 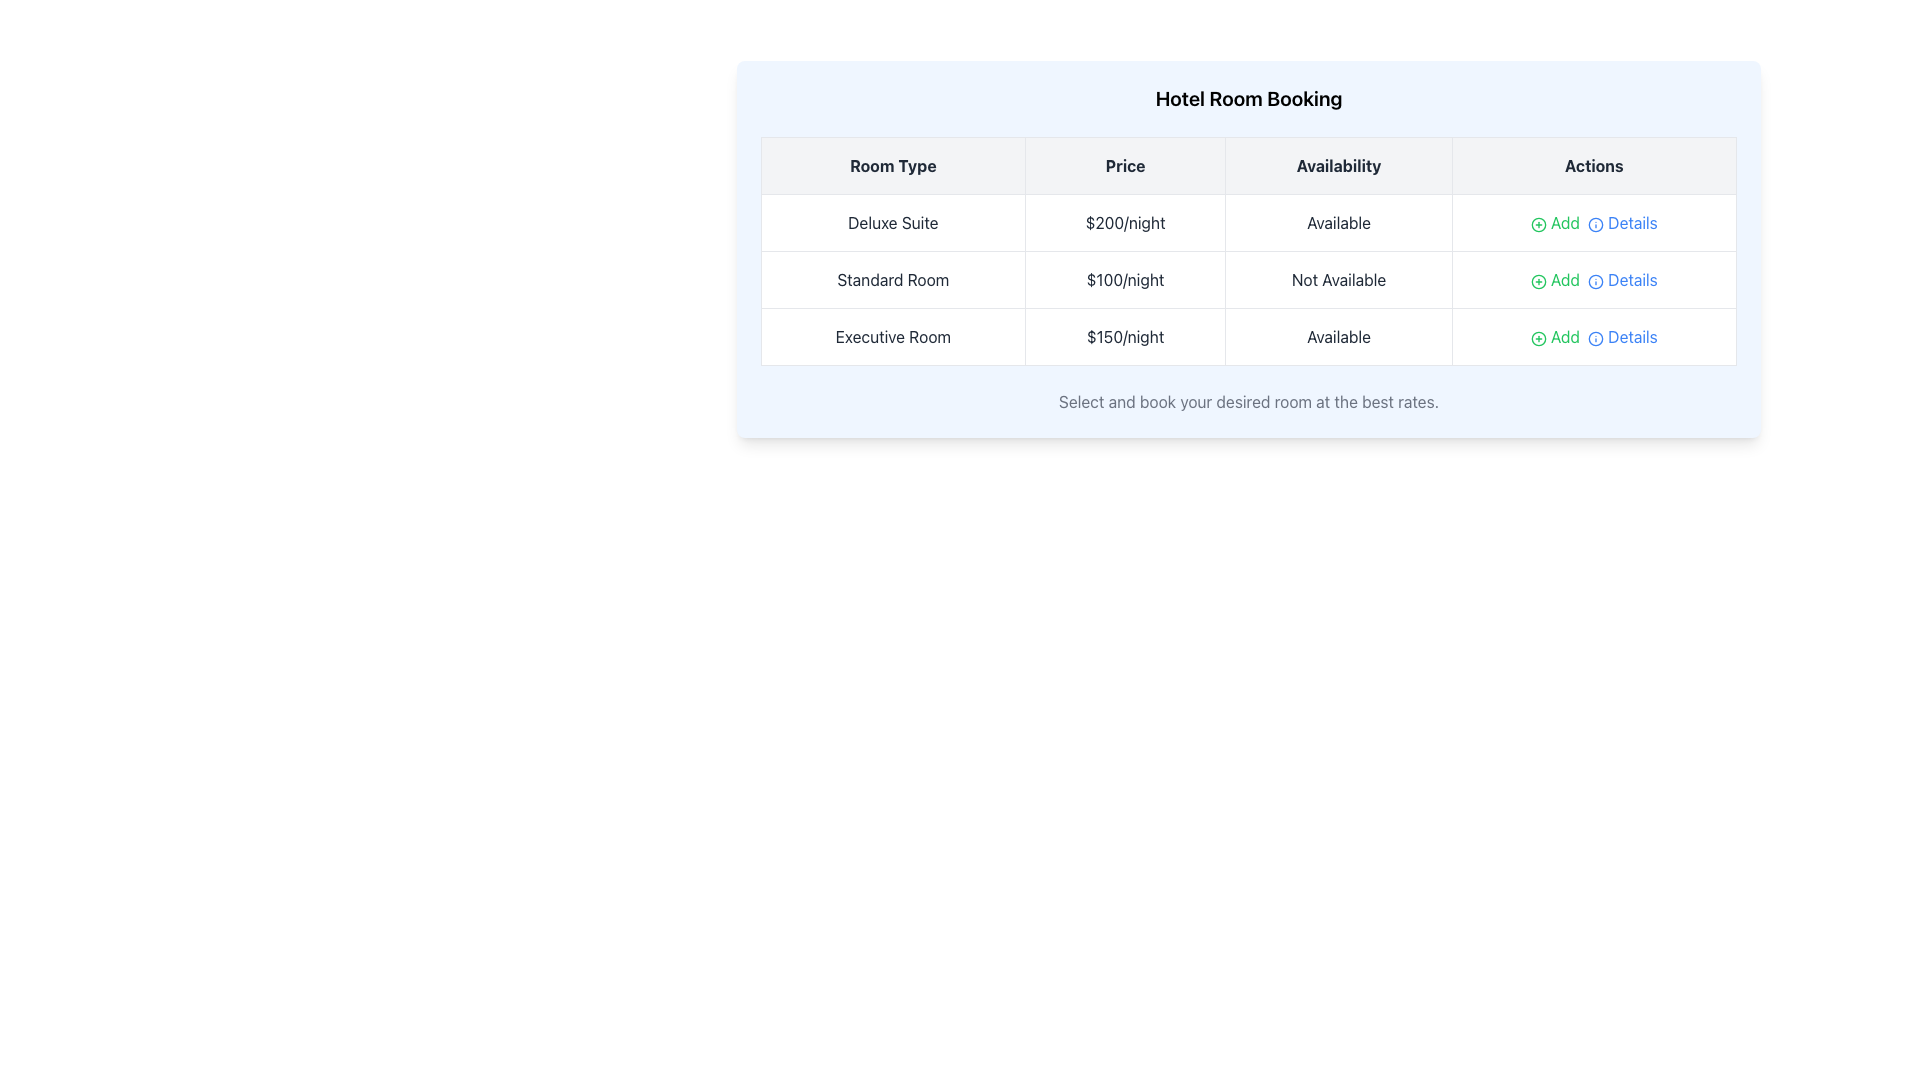 I want to click on the circular icon with a green border and red fill in the 'Actions' column of the 'Deluxe Suite' row, so click(x=1537, y=224).